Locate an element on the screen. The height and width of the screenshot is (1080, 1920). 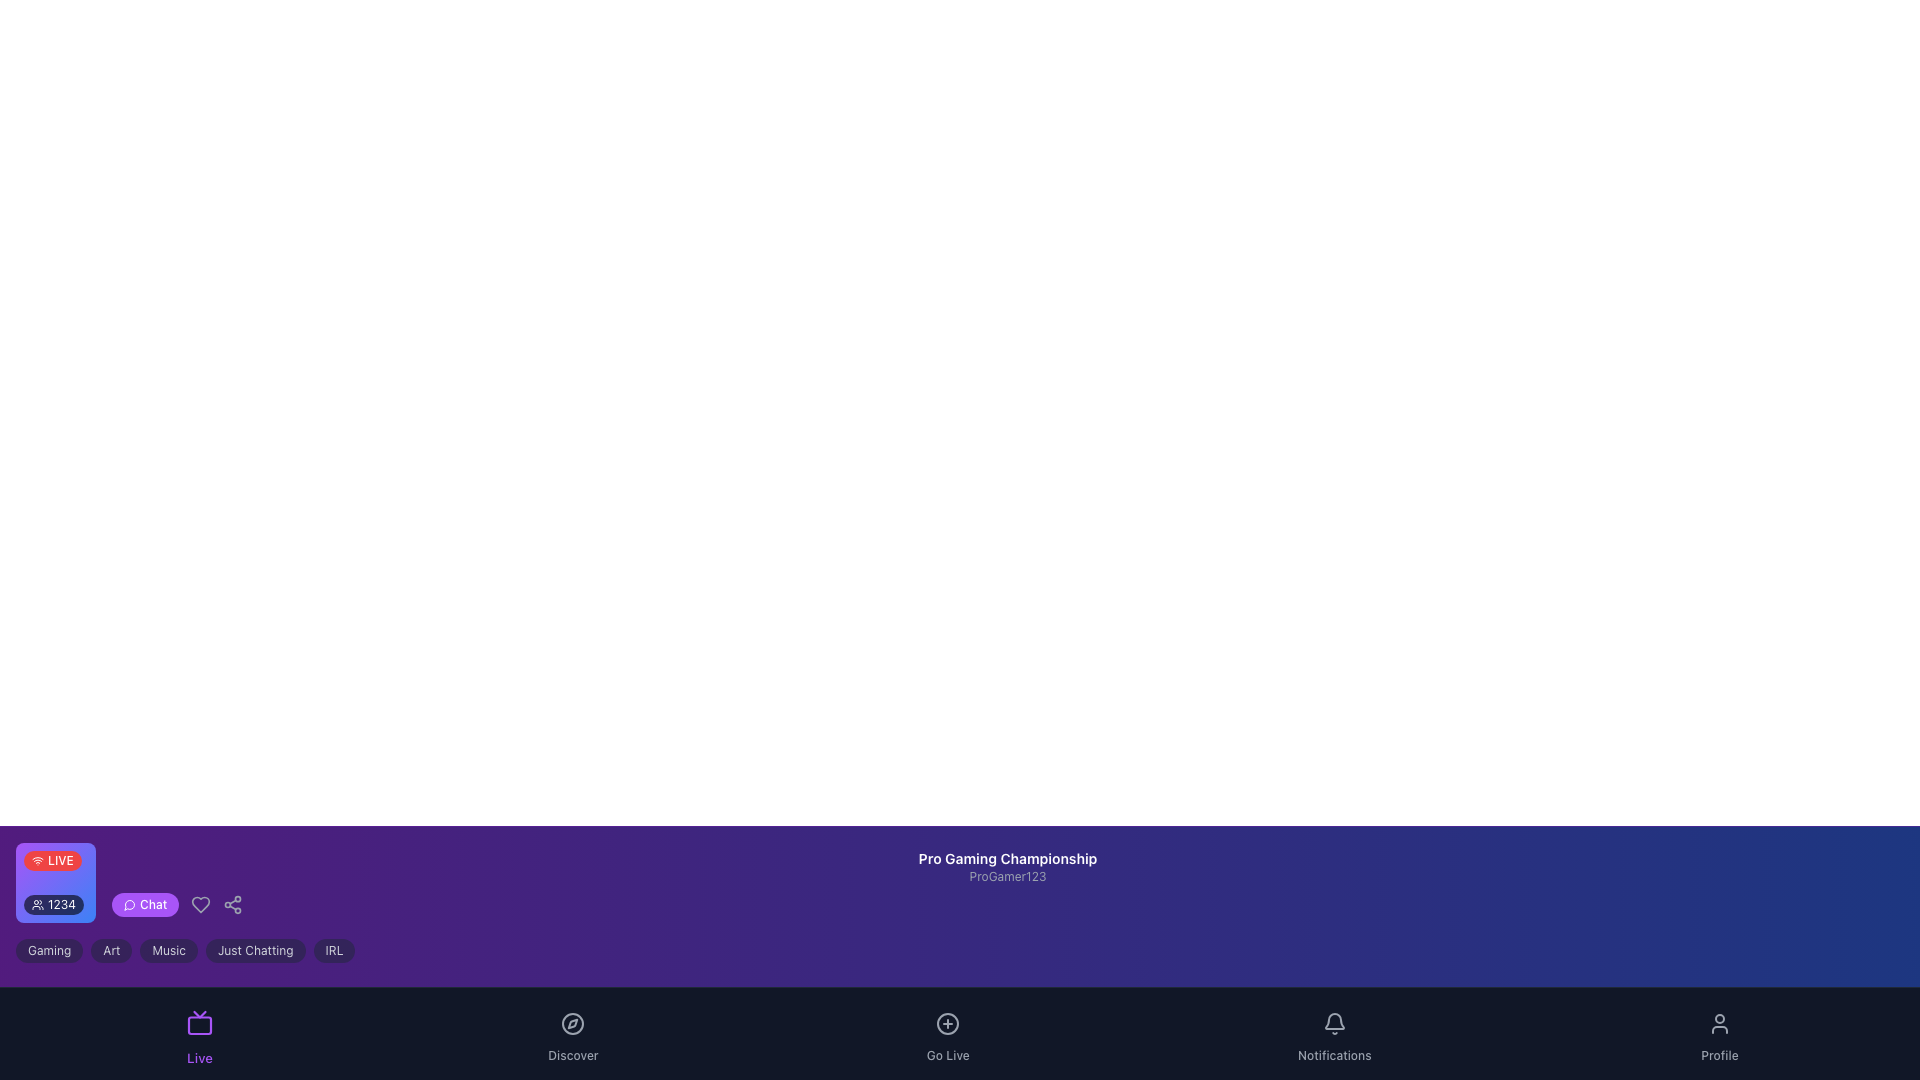
the 'Gaming' button is located at coordinates (49, 950).